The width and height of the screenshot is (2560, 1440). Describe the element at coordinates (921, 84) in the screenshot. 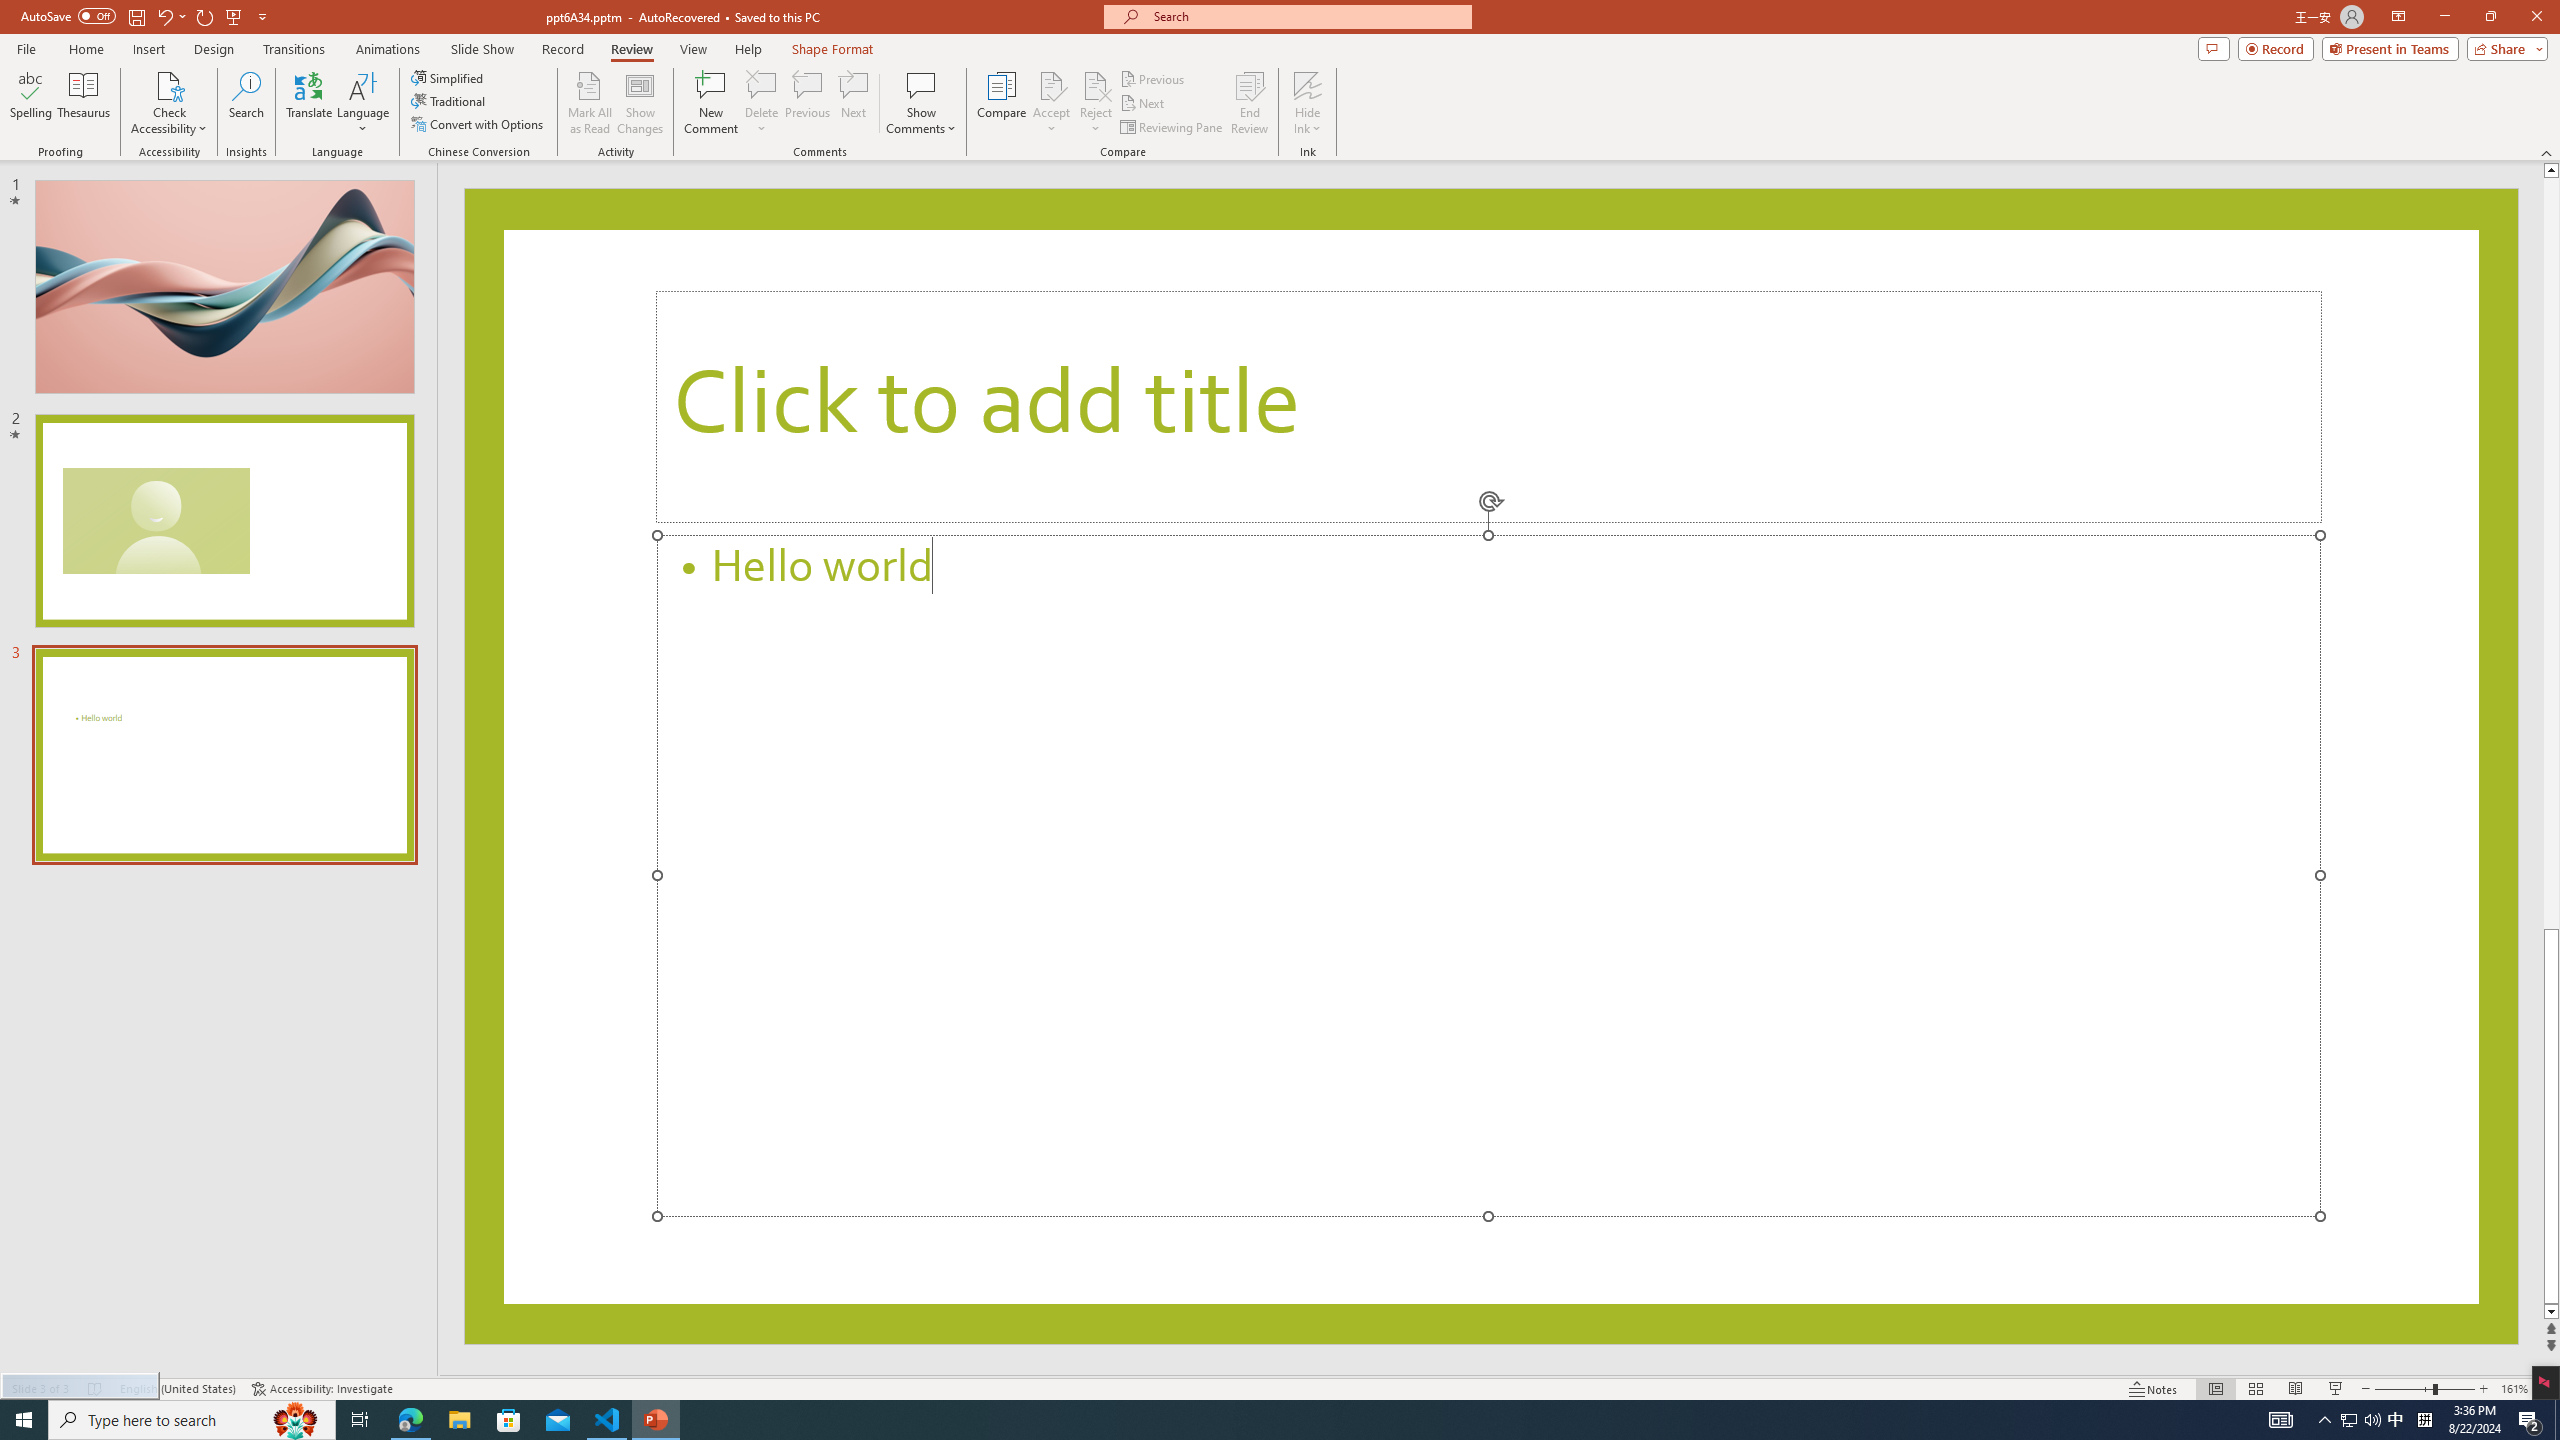

I see `'Show Comments'` at that location.